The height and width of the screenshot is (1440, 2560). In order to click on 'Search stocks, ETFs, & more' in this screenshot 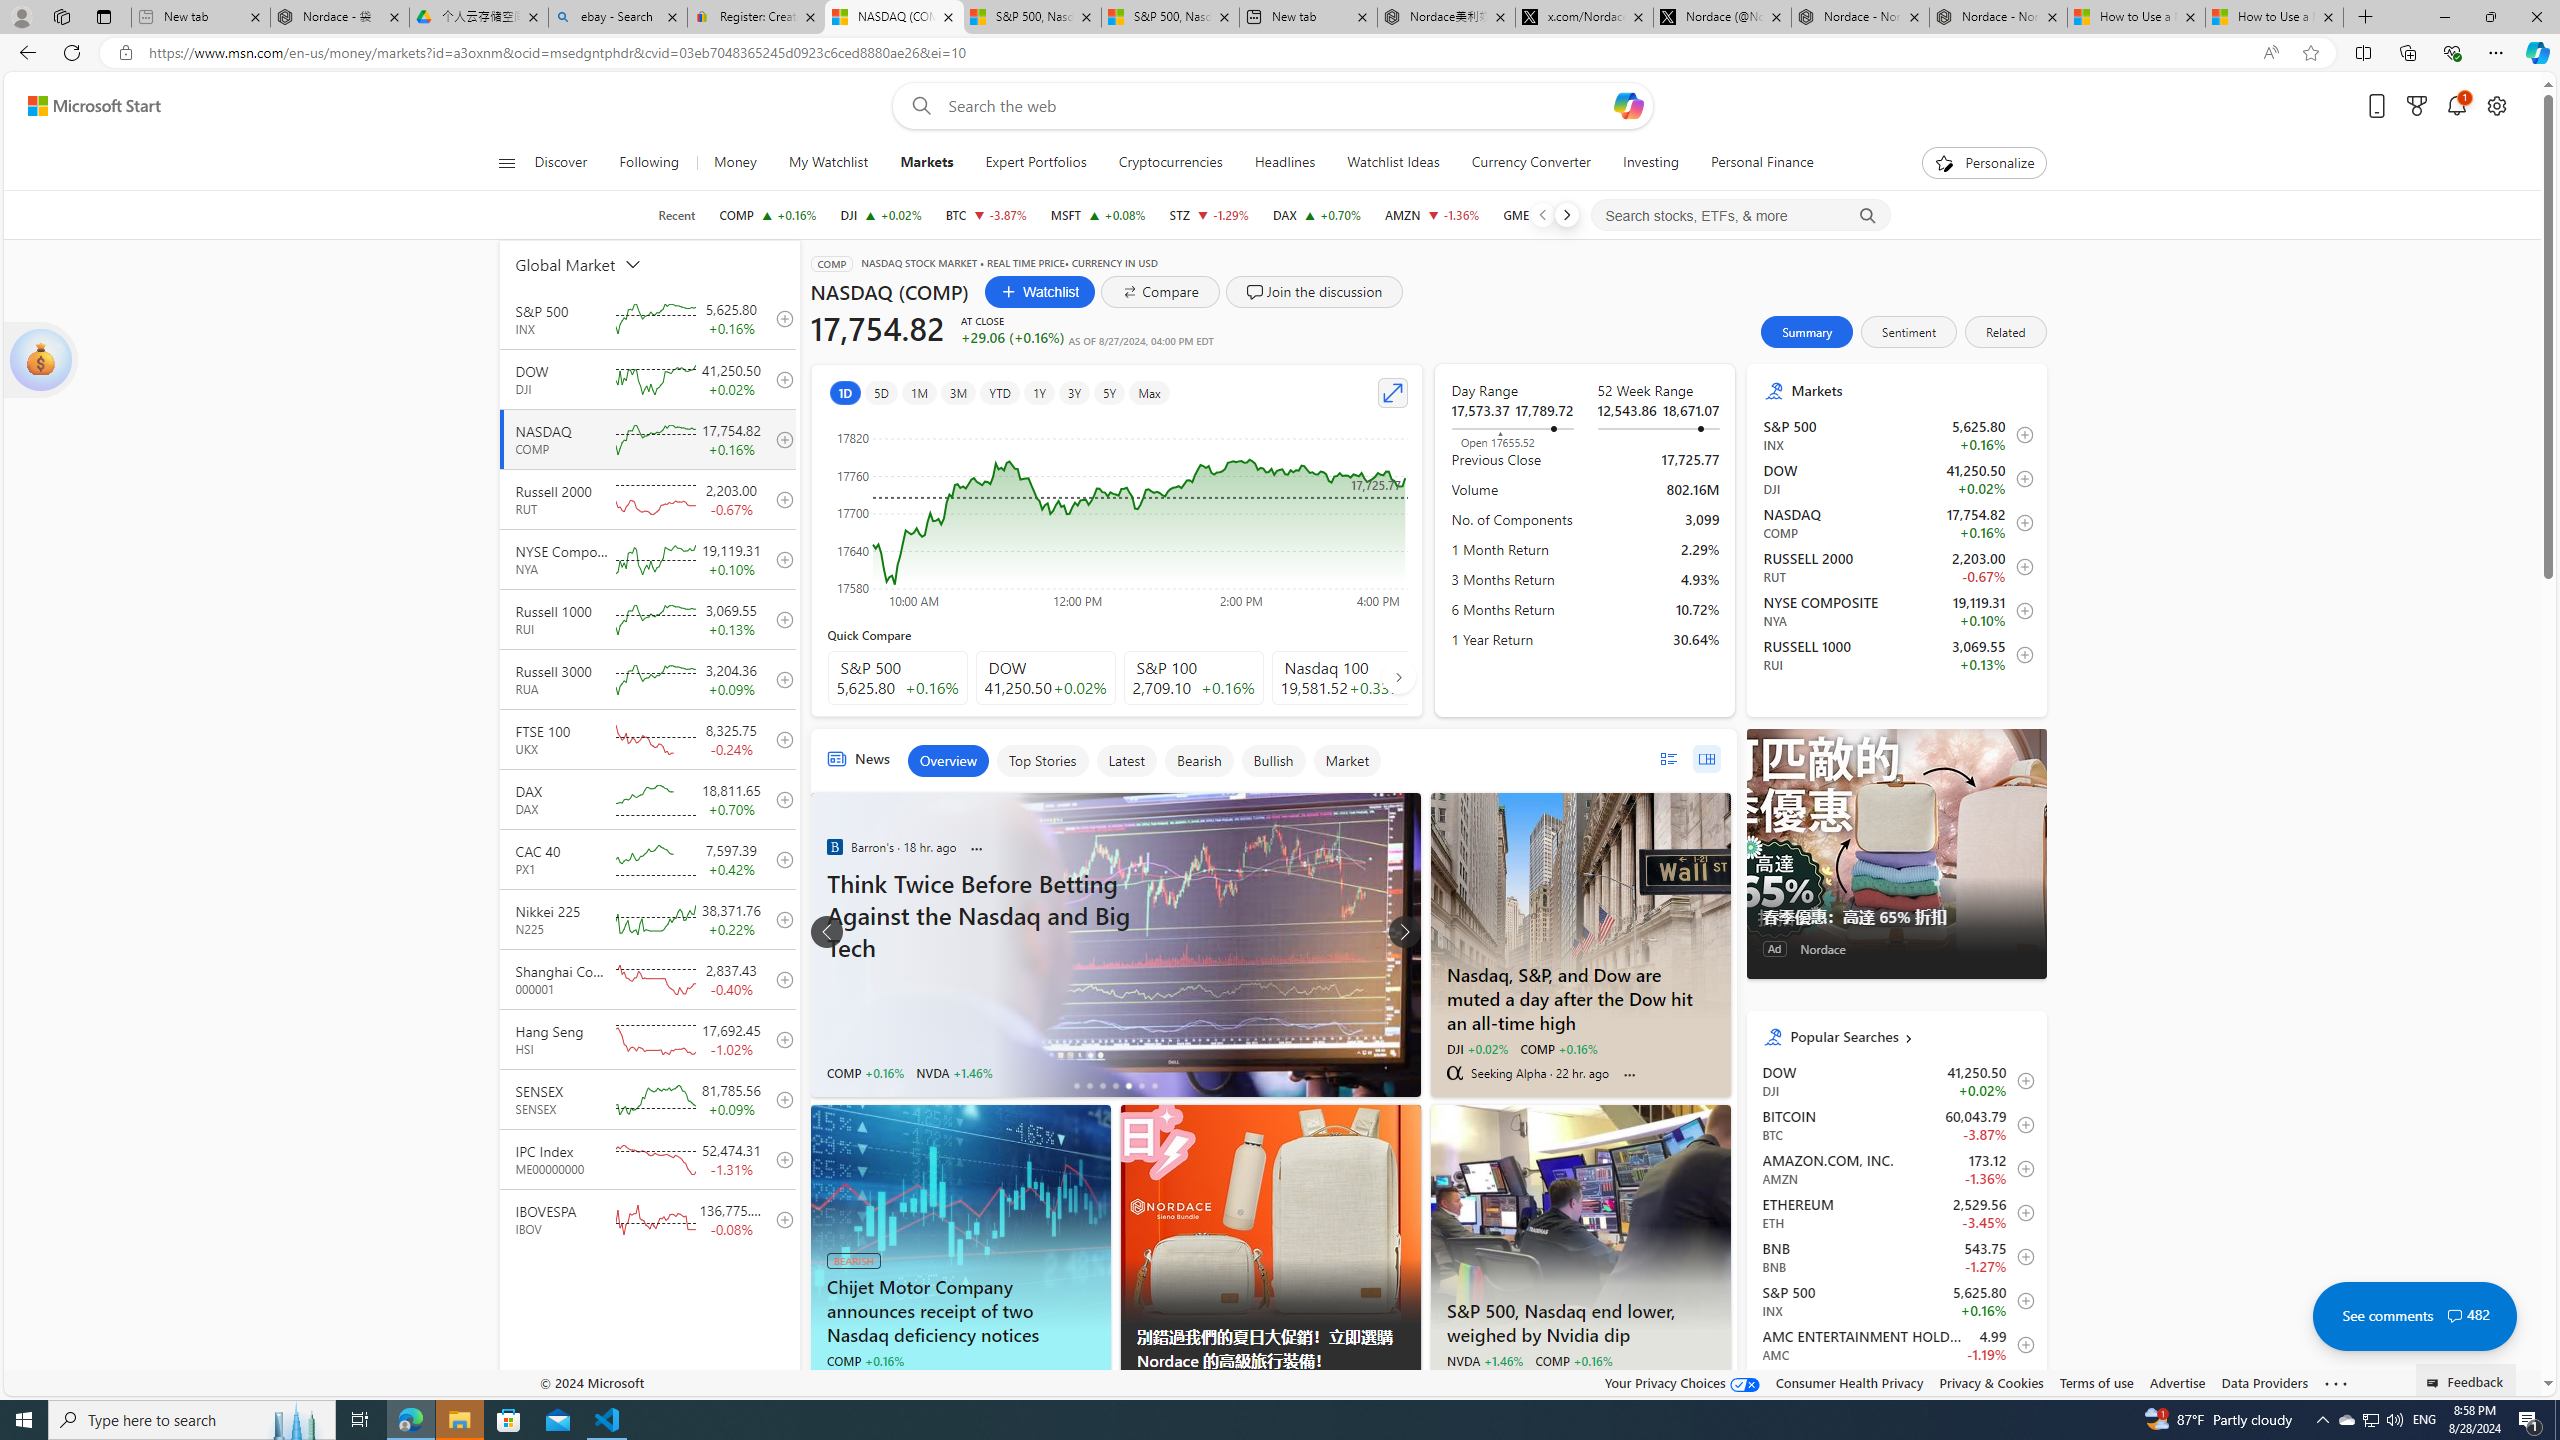, I will do `click(1740, 215)`.